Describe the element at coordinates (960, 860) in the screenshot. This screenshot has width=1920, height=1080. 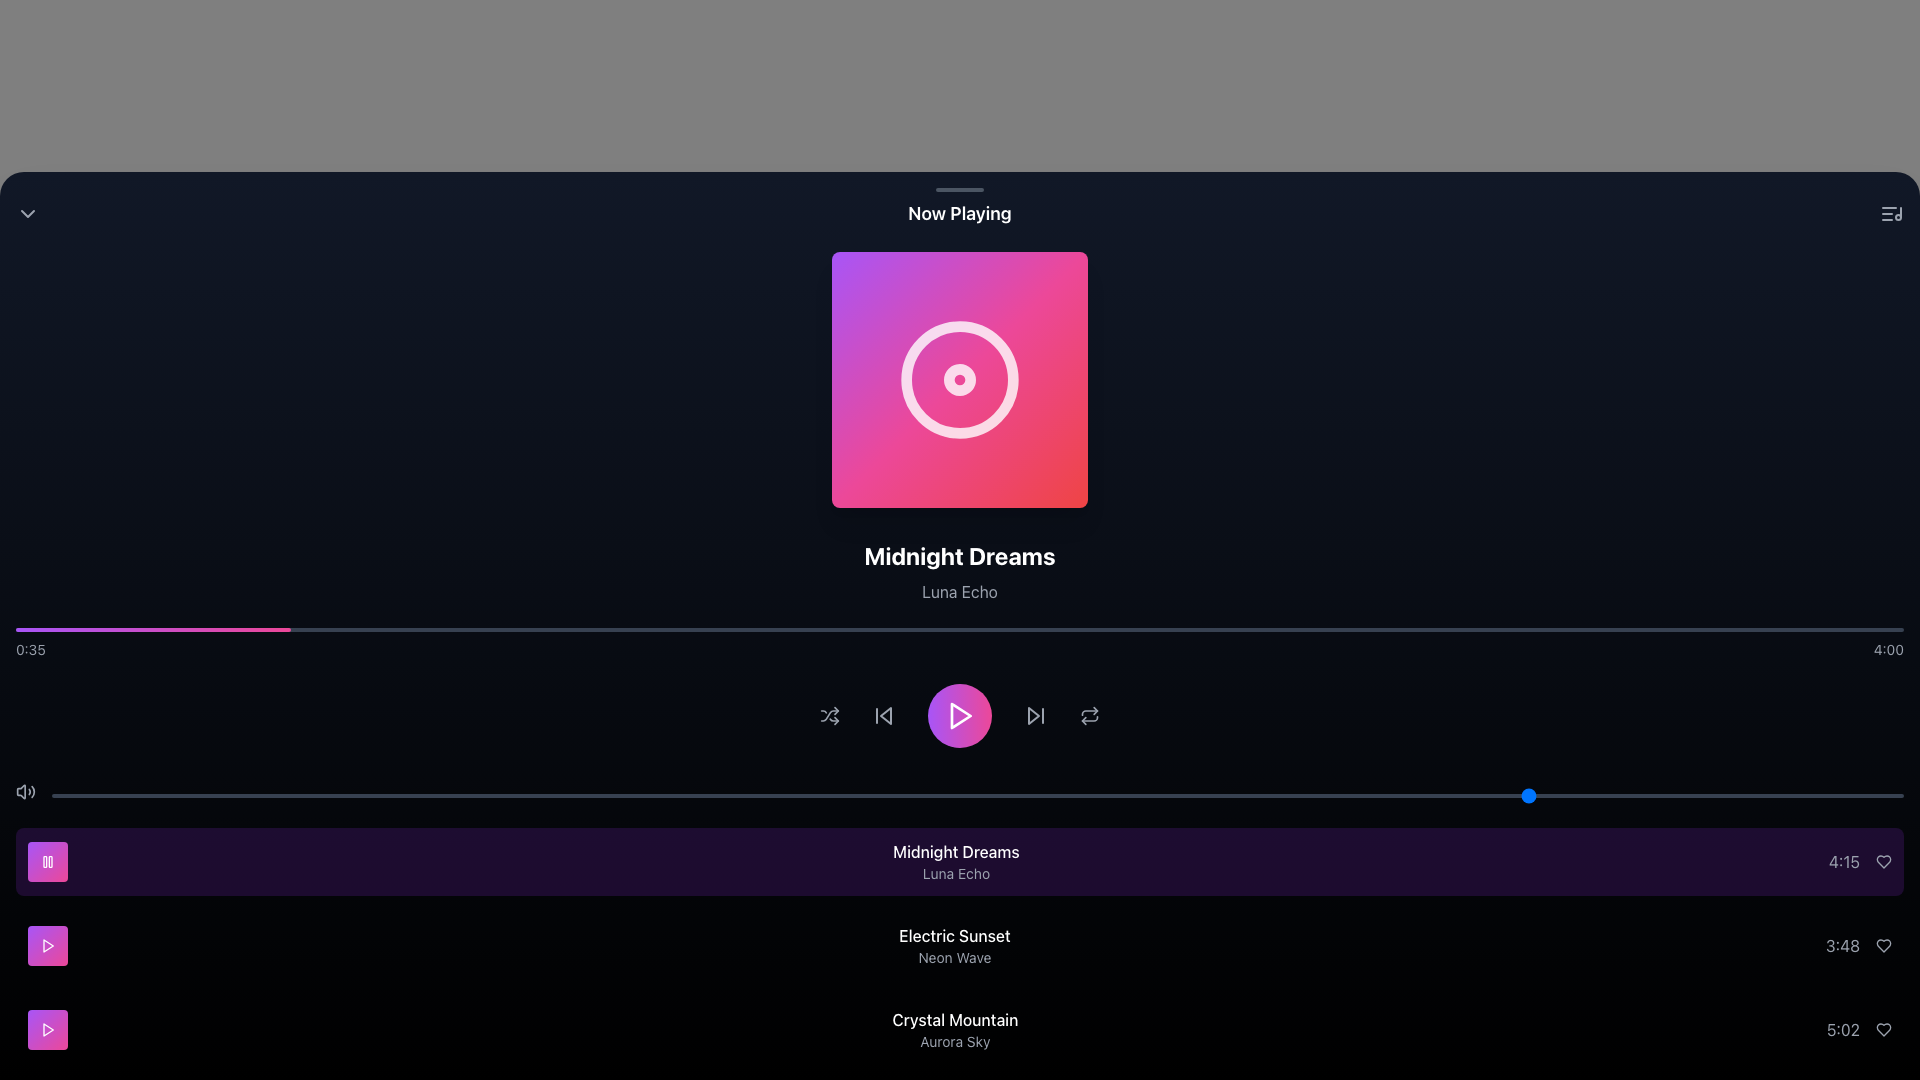
I see `the first song item in the playlist to play the corresponding song` at that location.